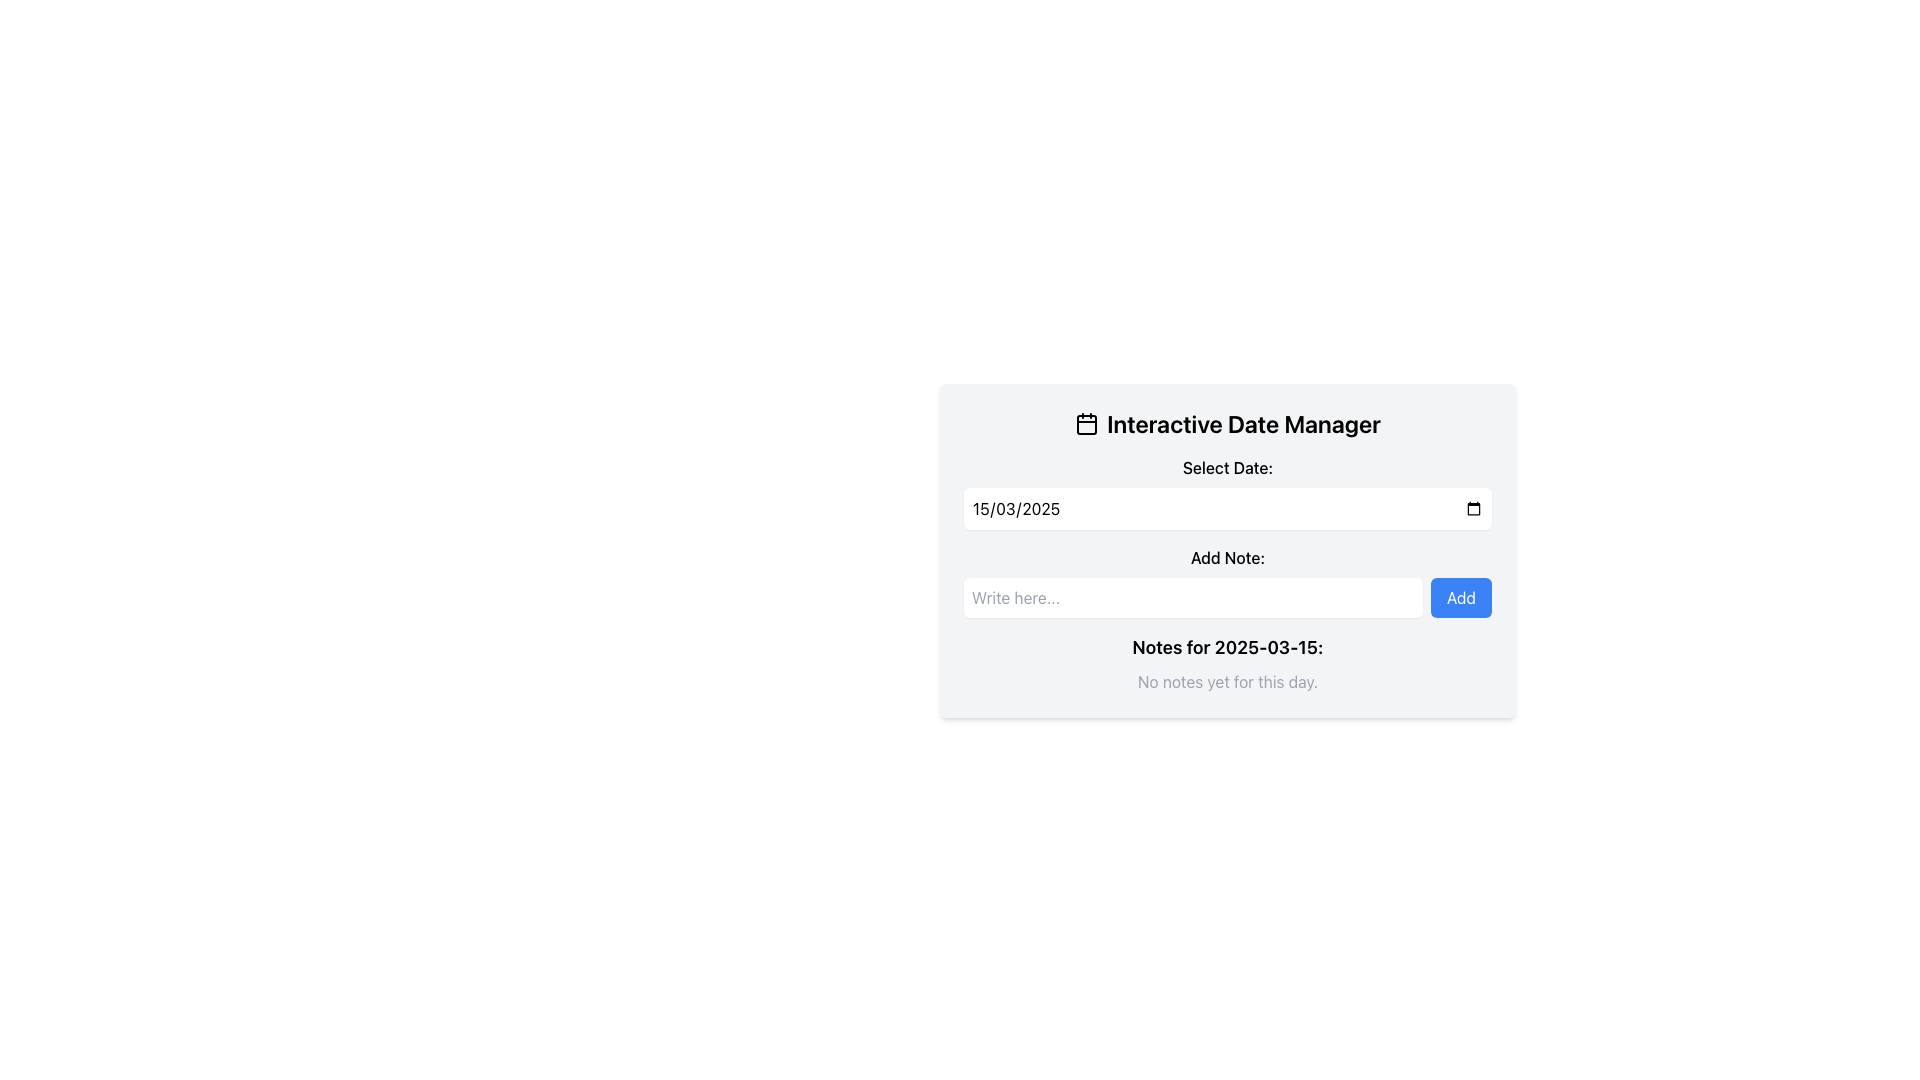 The image size is (1920, 1080). I want to click on the text element labeled 'Notes for 2025-03-15:' which is styled in bold and positioned below the 'Add Note' button in the 'Interactive Date Manager' section, so click(1227, 648).